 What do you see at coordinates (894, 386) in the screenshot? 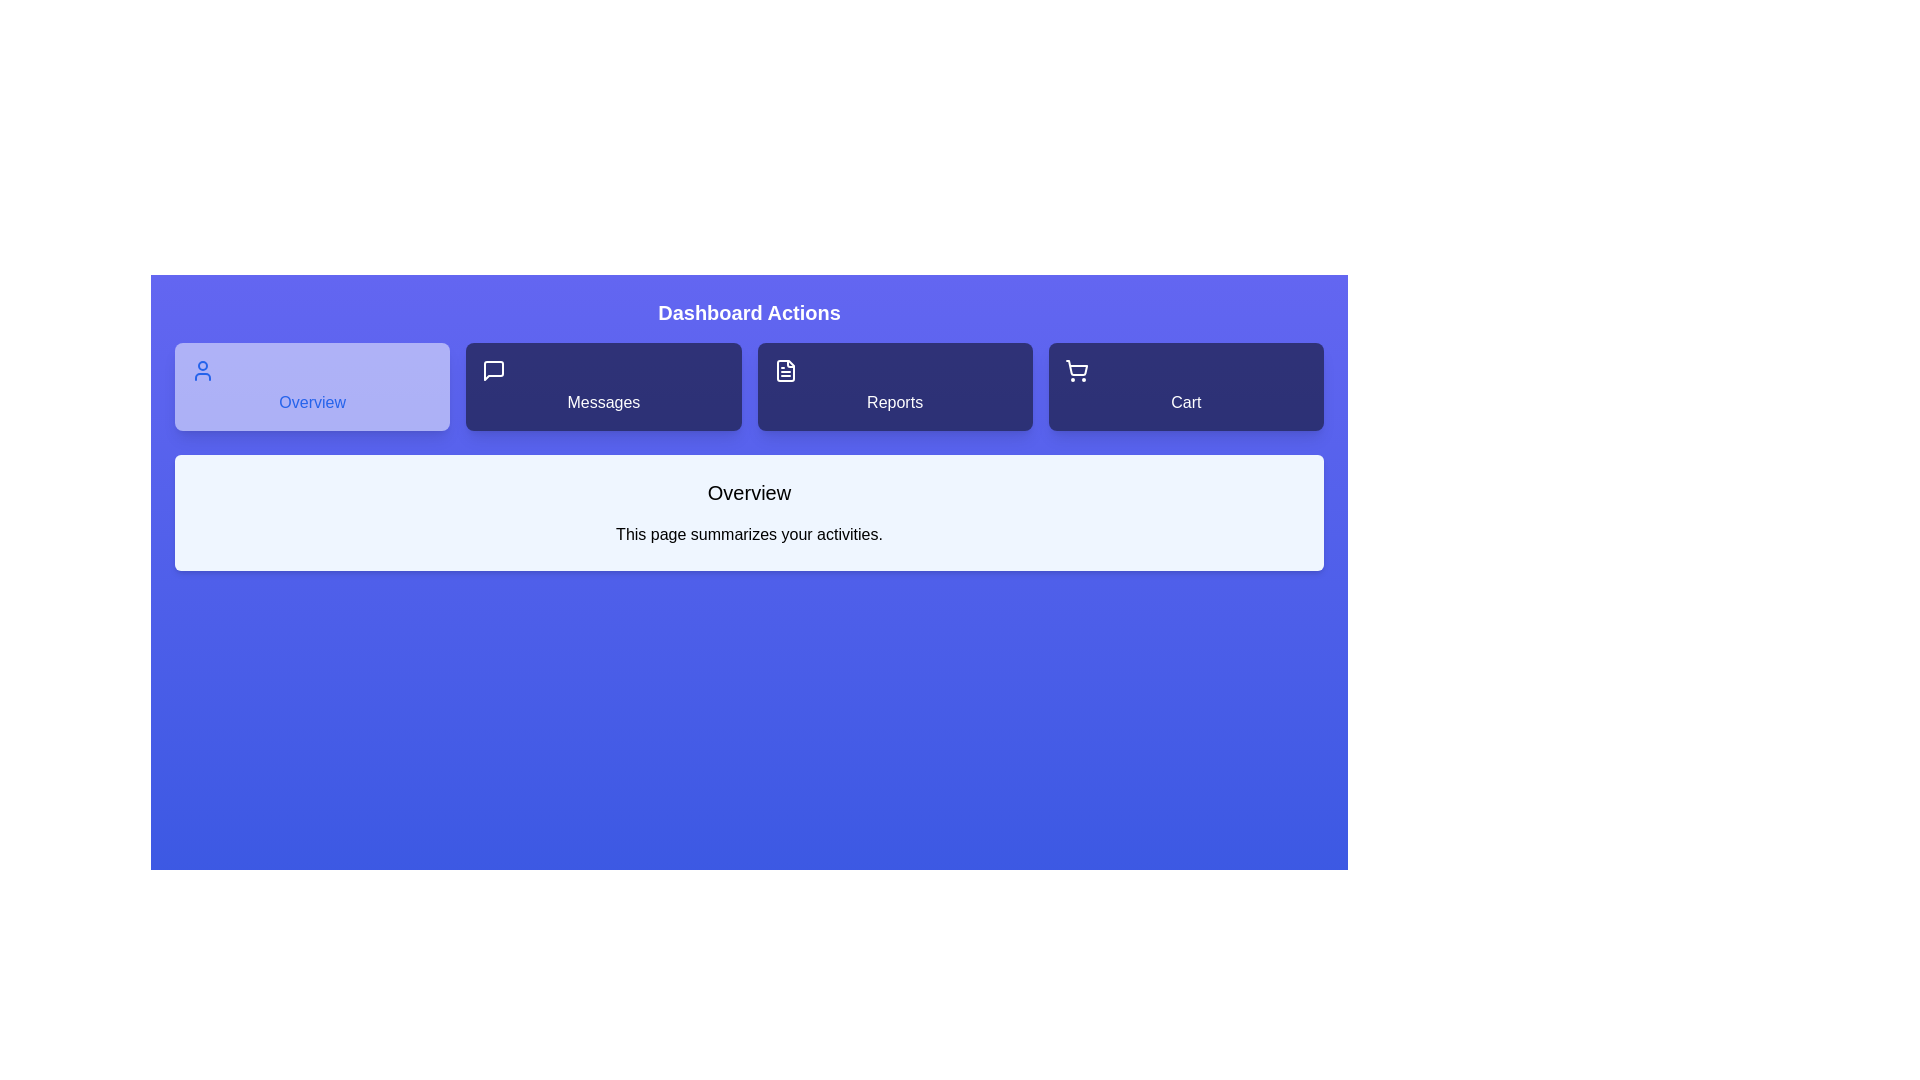
I see `the tab labeled Reports to observe its hover effect` at bounding box center [894, 386].